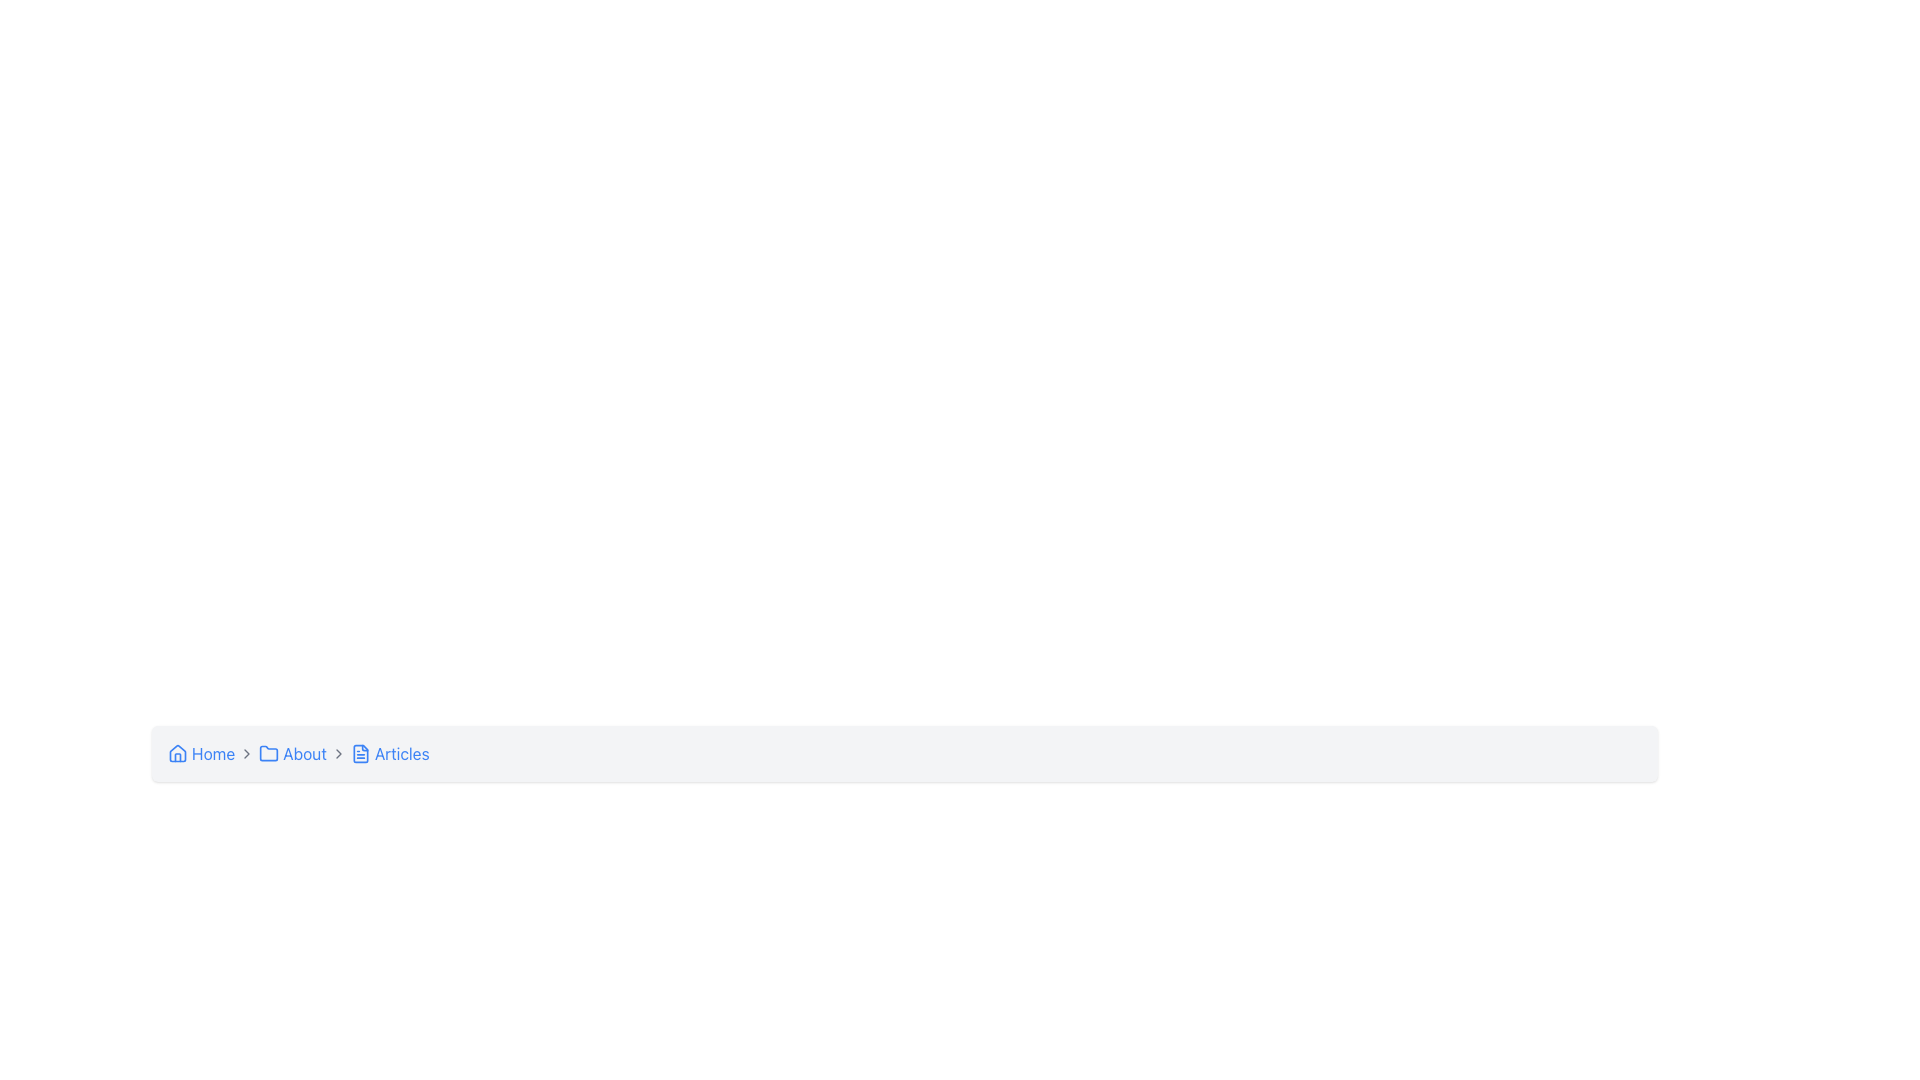 This screenshot has height=1080, width=1920. I want to click on the 'Home' icon in the breadcrumb navigation bar, so click(177, 752).